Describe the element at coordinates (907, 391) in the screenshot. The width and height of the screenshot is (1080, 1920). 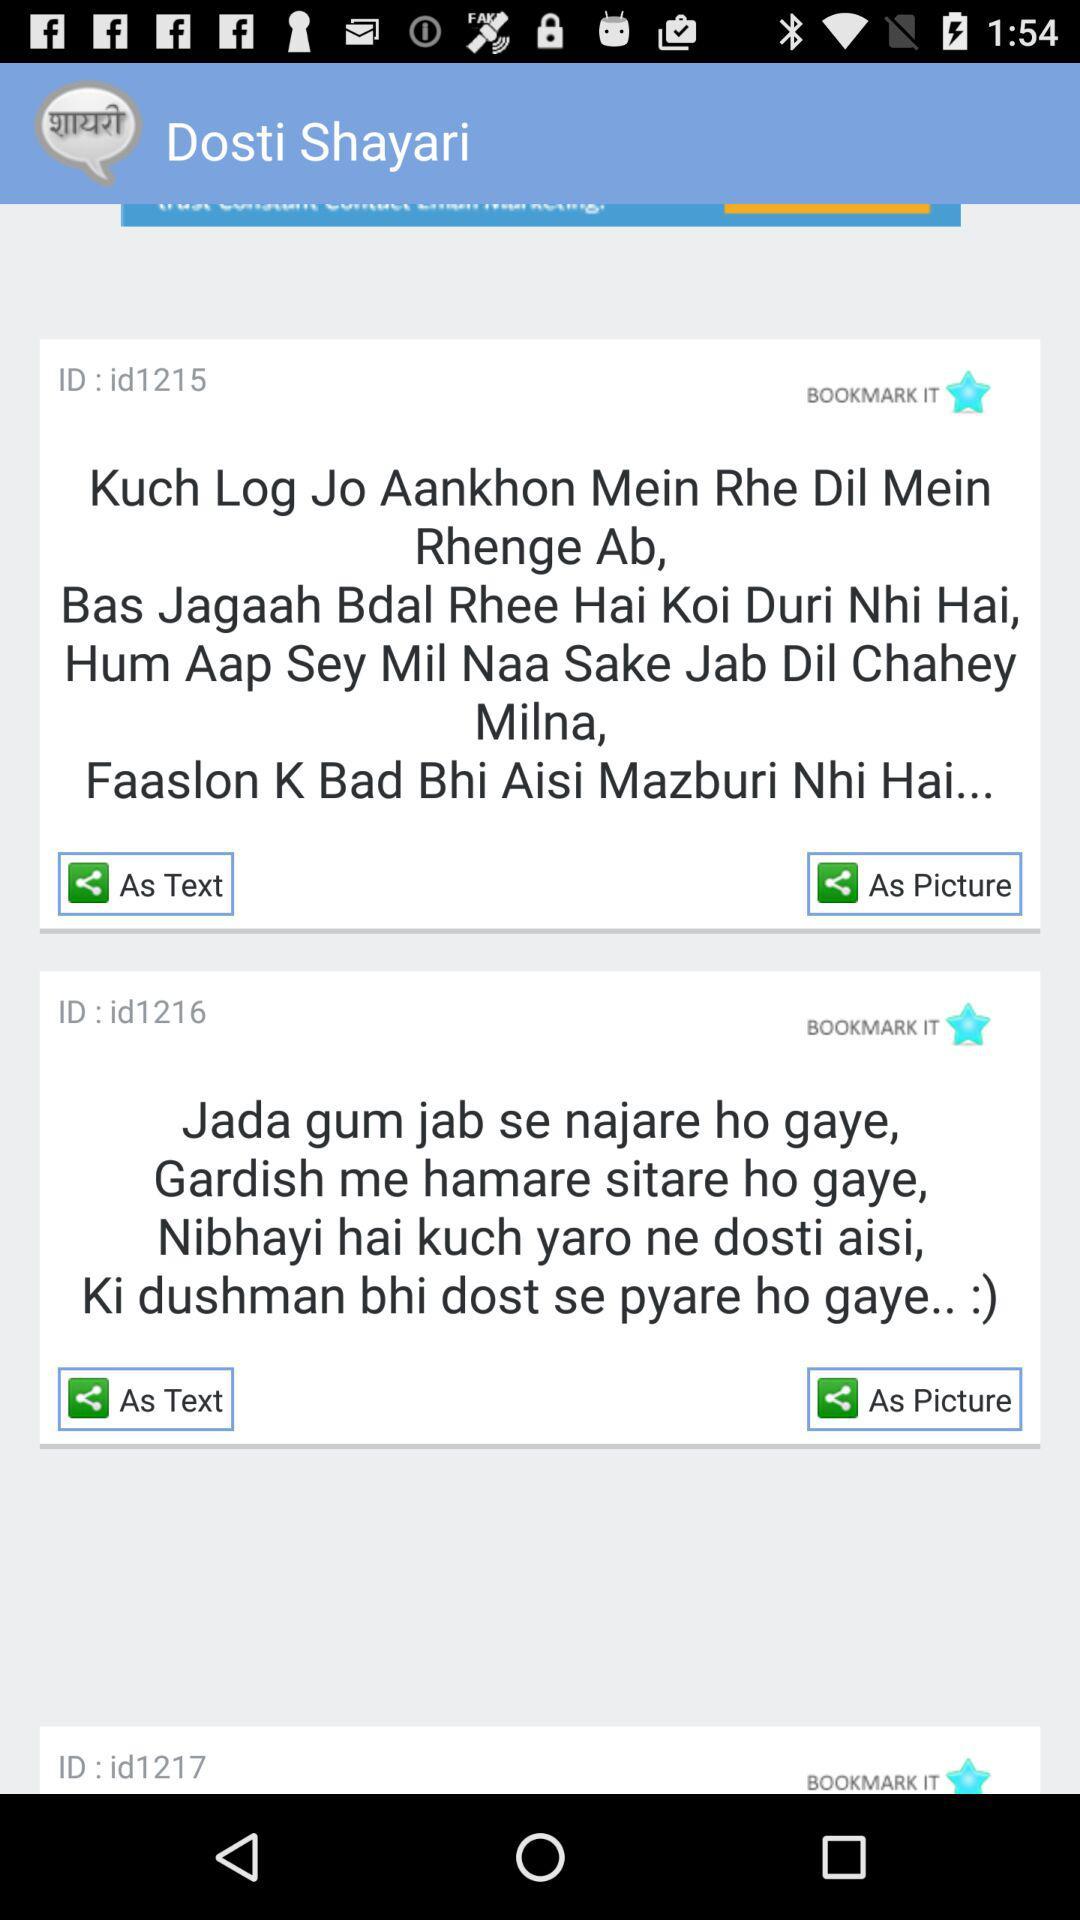
I see `bookmark the selection` at that location.